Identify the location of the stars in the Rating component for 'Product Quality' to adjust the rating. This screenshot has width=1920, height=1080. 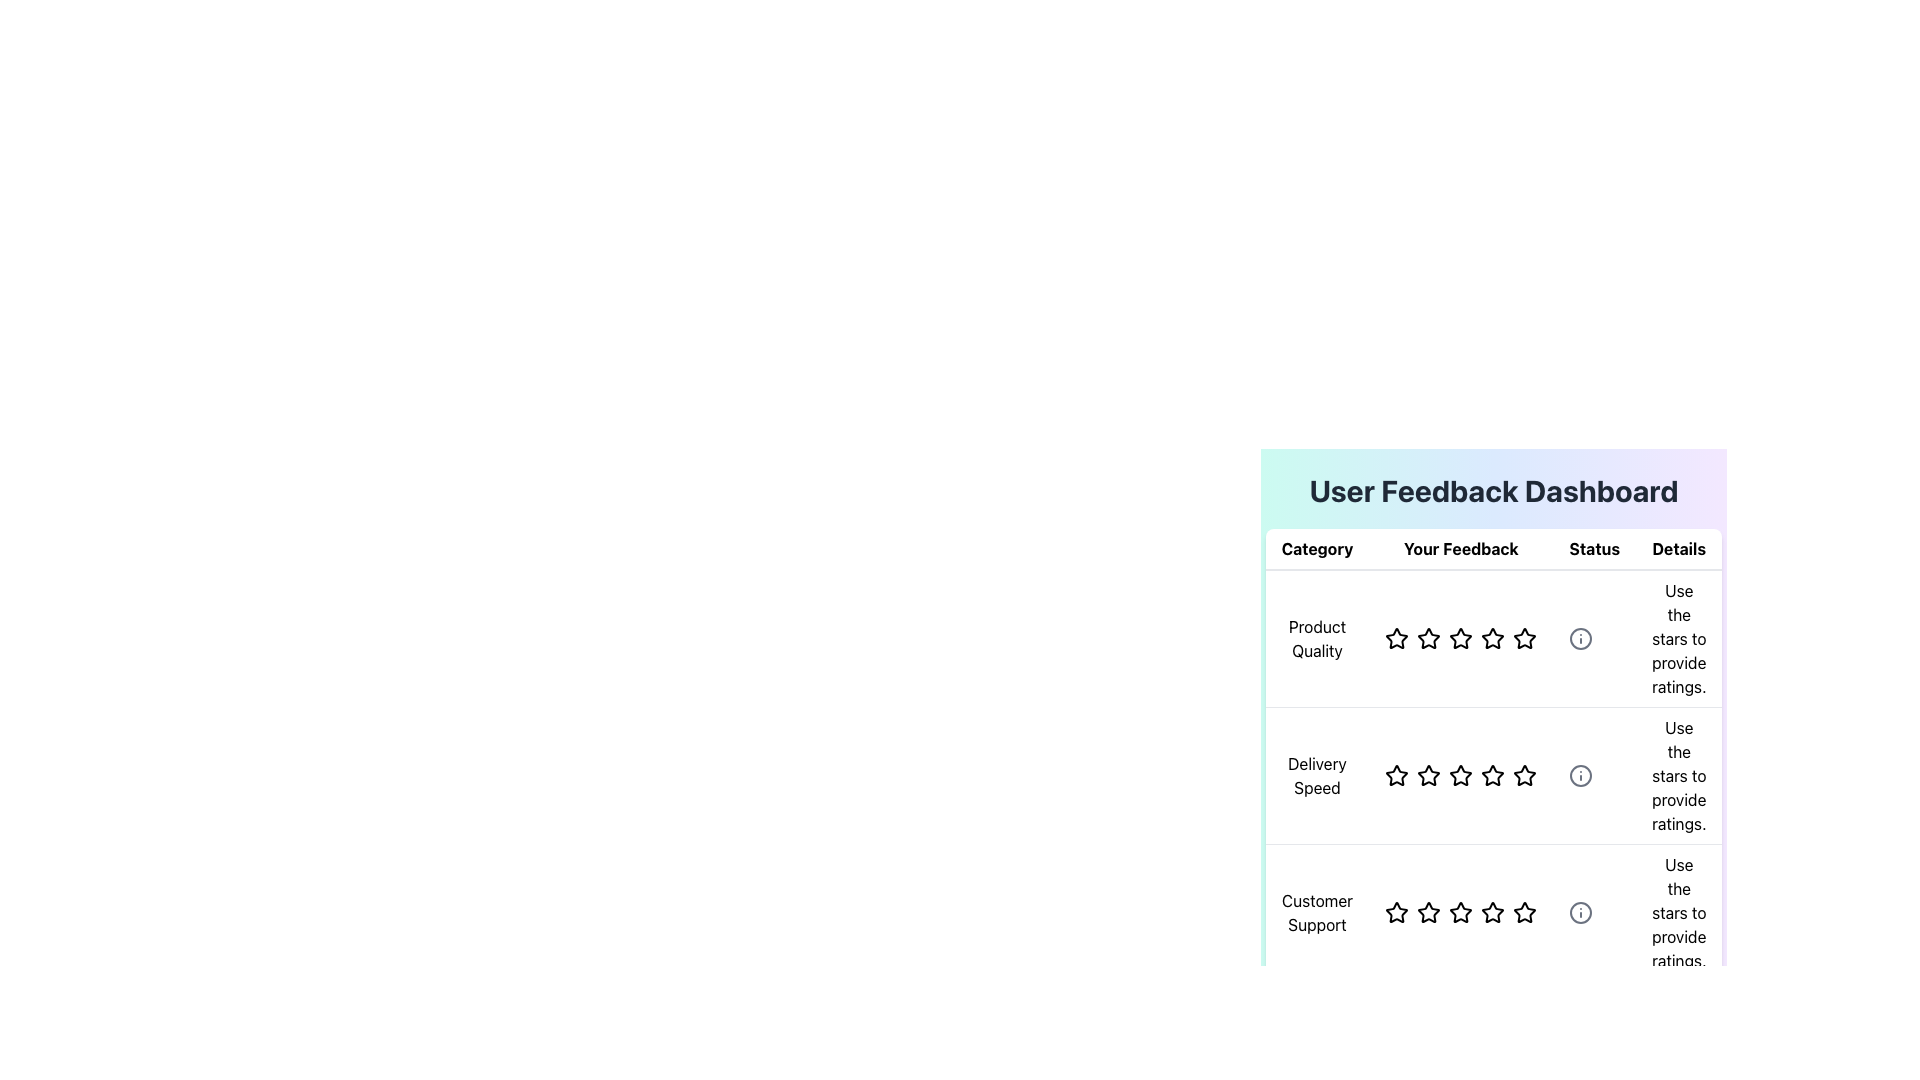
(1493, 638).